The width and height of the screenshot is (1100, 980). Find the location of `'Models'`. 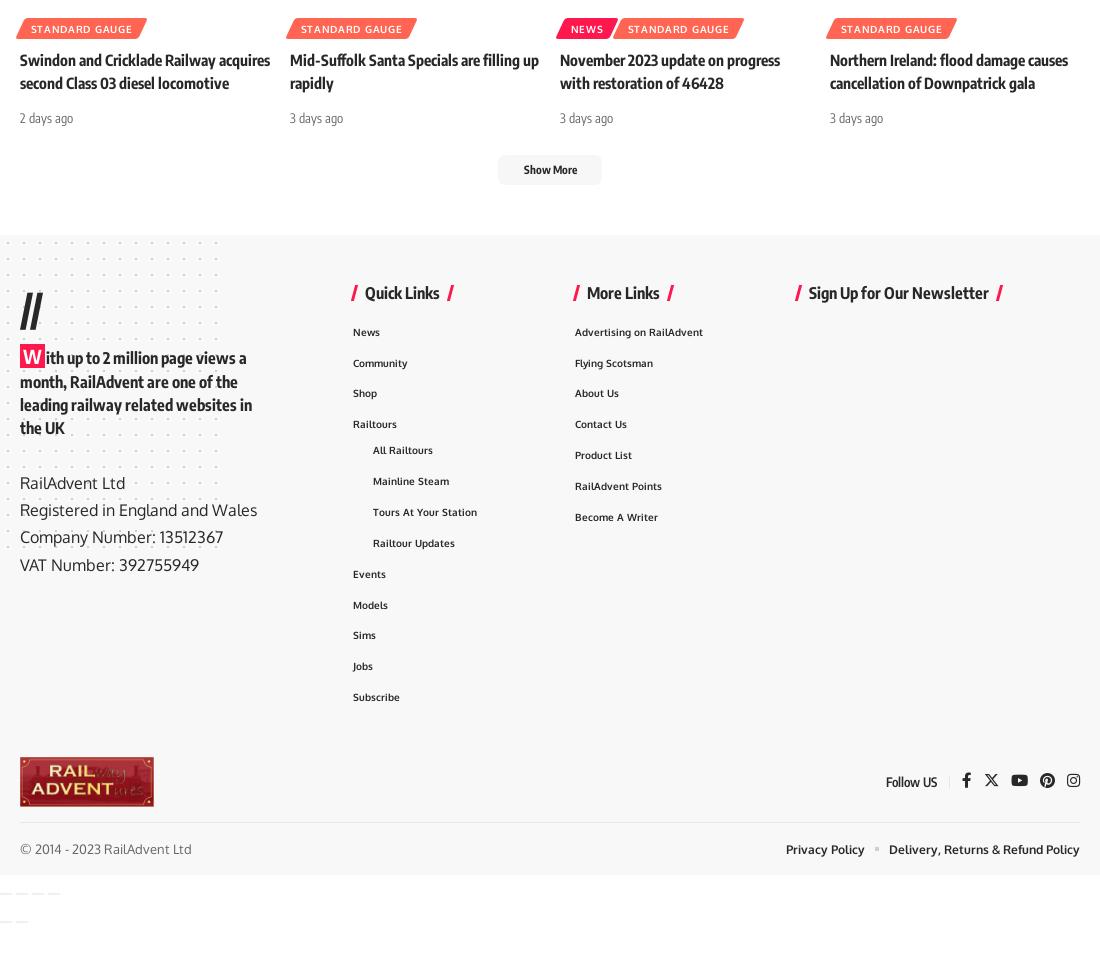

'Models' is located at coordinates (370, 652).